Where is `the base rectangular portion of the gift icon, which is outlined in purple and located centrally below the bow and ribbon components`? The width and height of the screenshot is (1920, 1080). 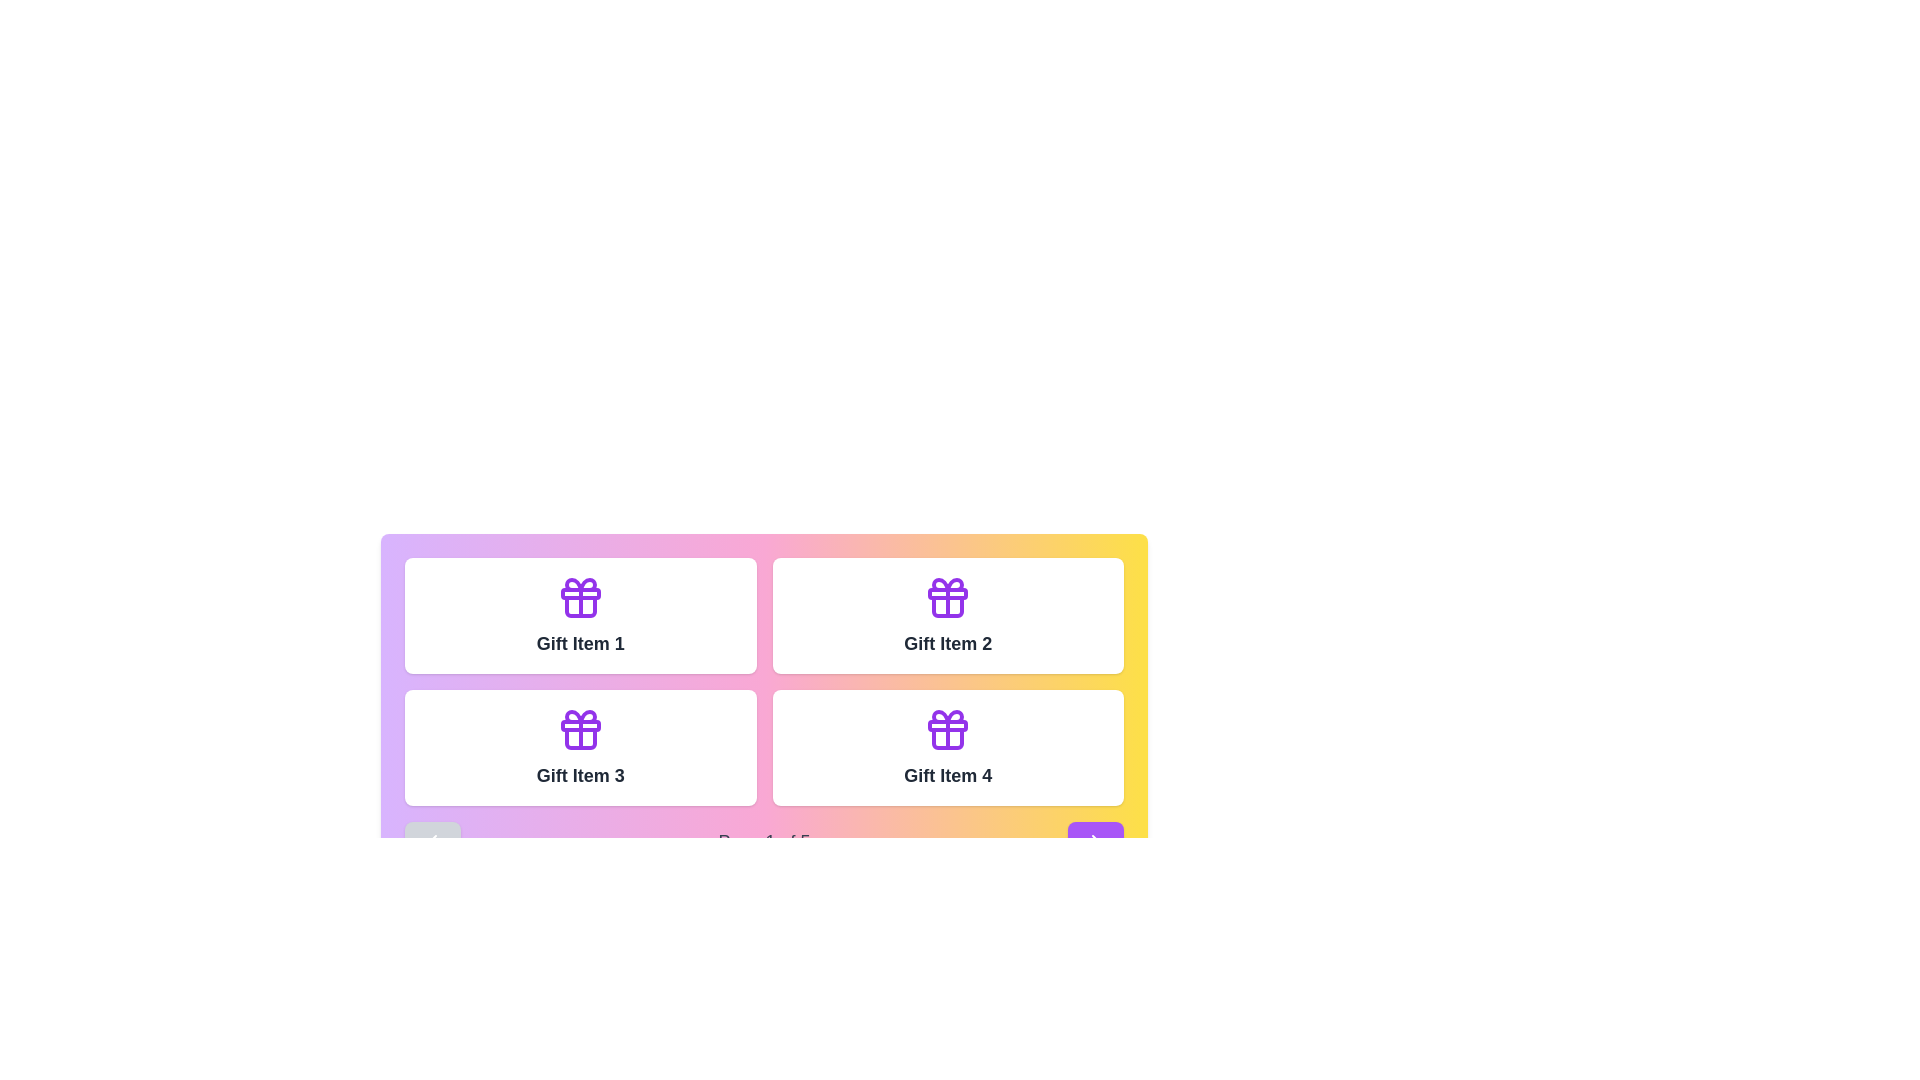 the base rectangular portion of the gift icon, which is outlined in purple and located centrally below the bow and ribbon components is located at coordinates (579, 605).